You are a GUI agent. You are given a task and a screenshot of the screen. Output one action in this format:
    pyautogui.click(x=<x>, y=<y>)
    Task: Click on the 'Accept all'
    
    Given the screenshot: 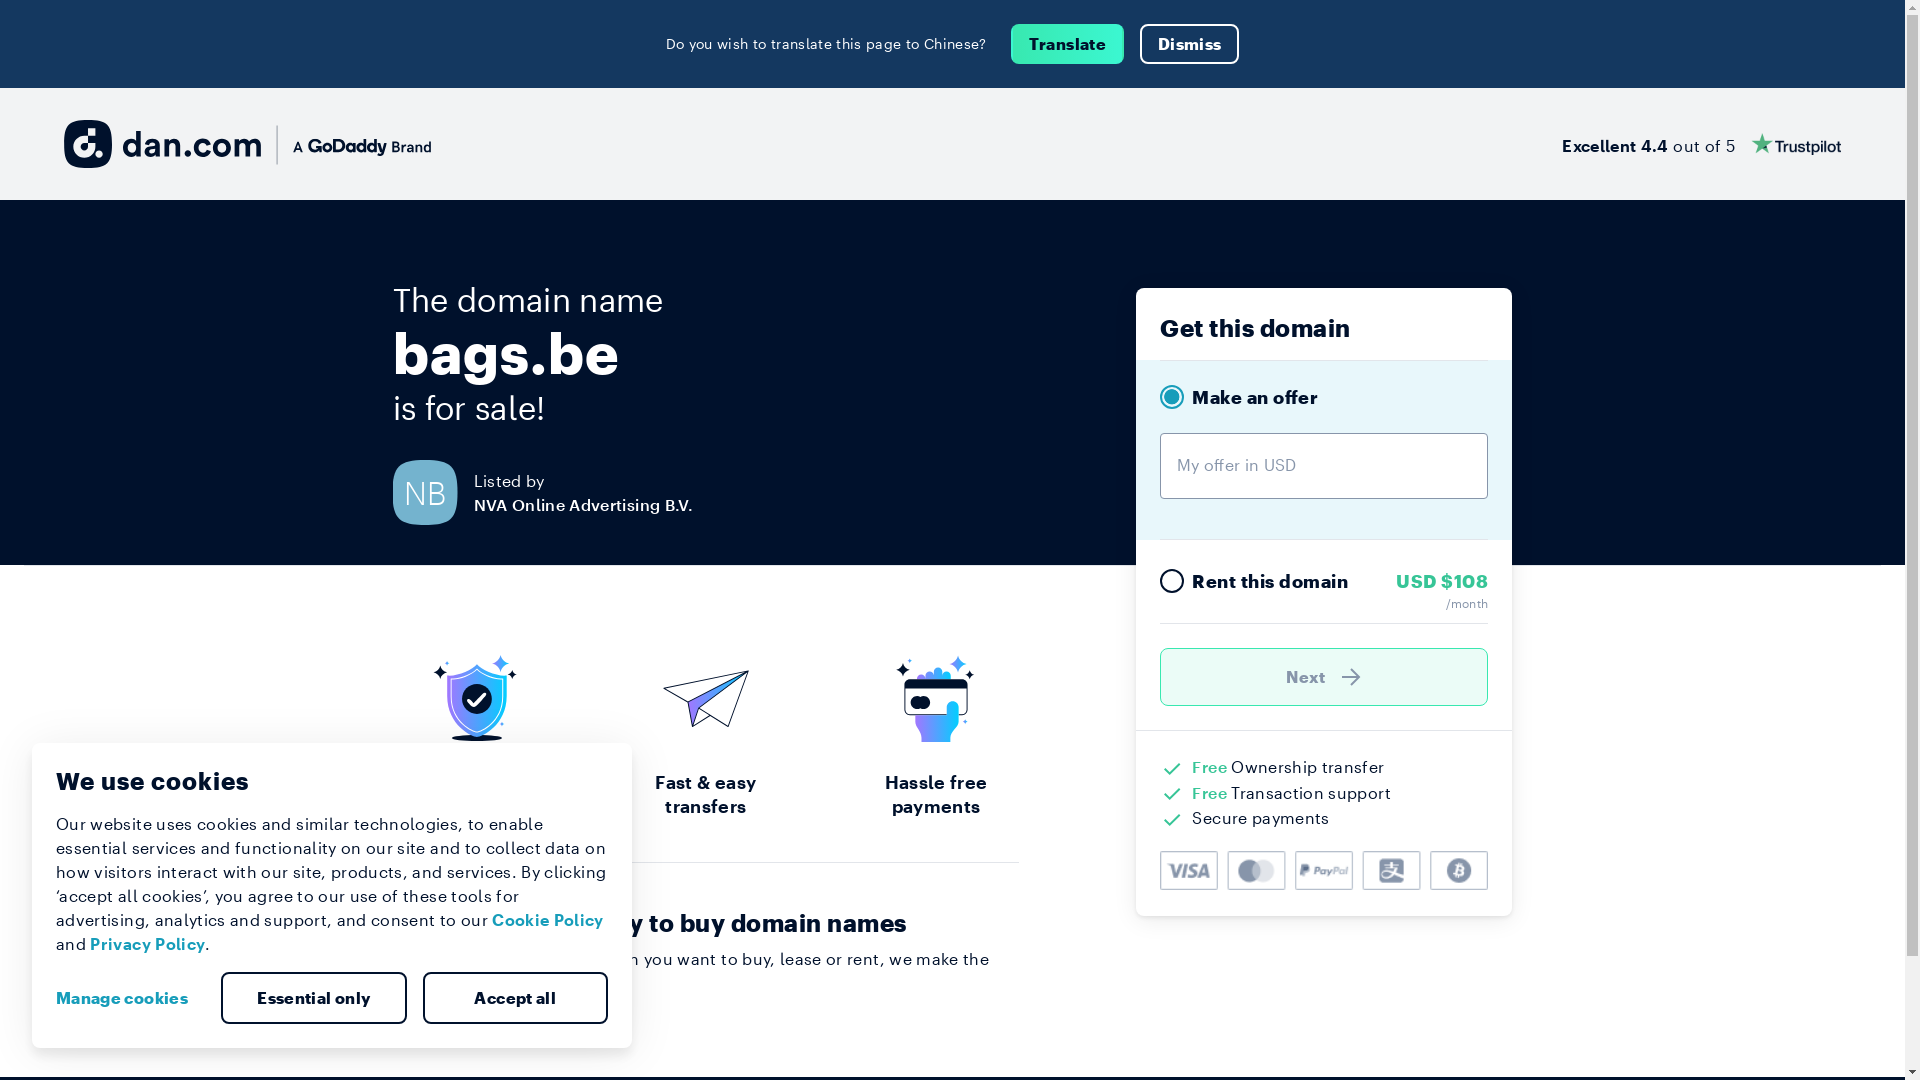 What is the action you would take?
    pyautogui.click(x=421, y=998)
    